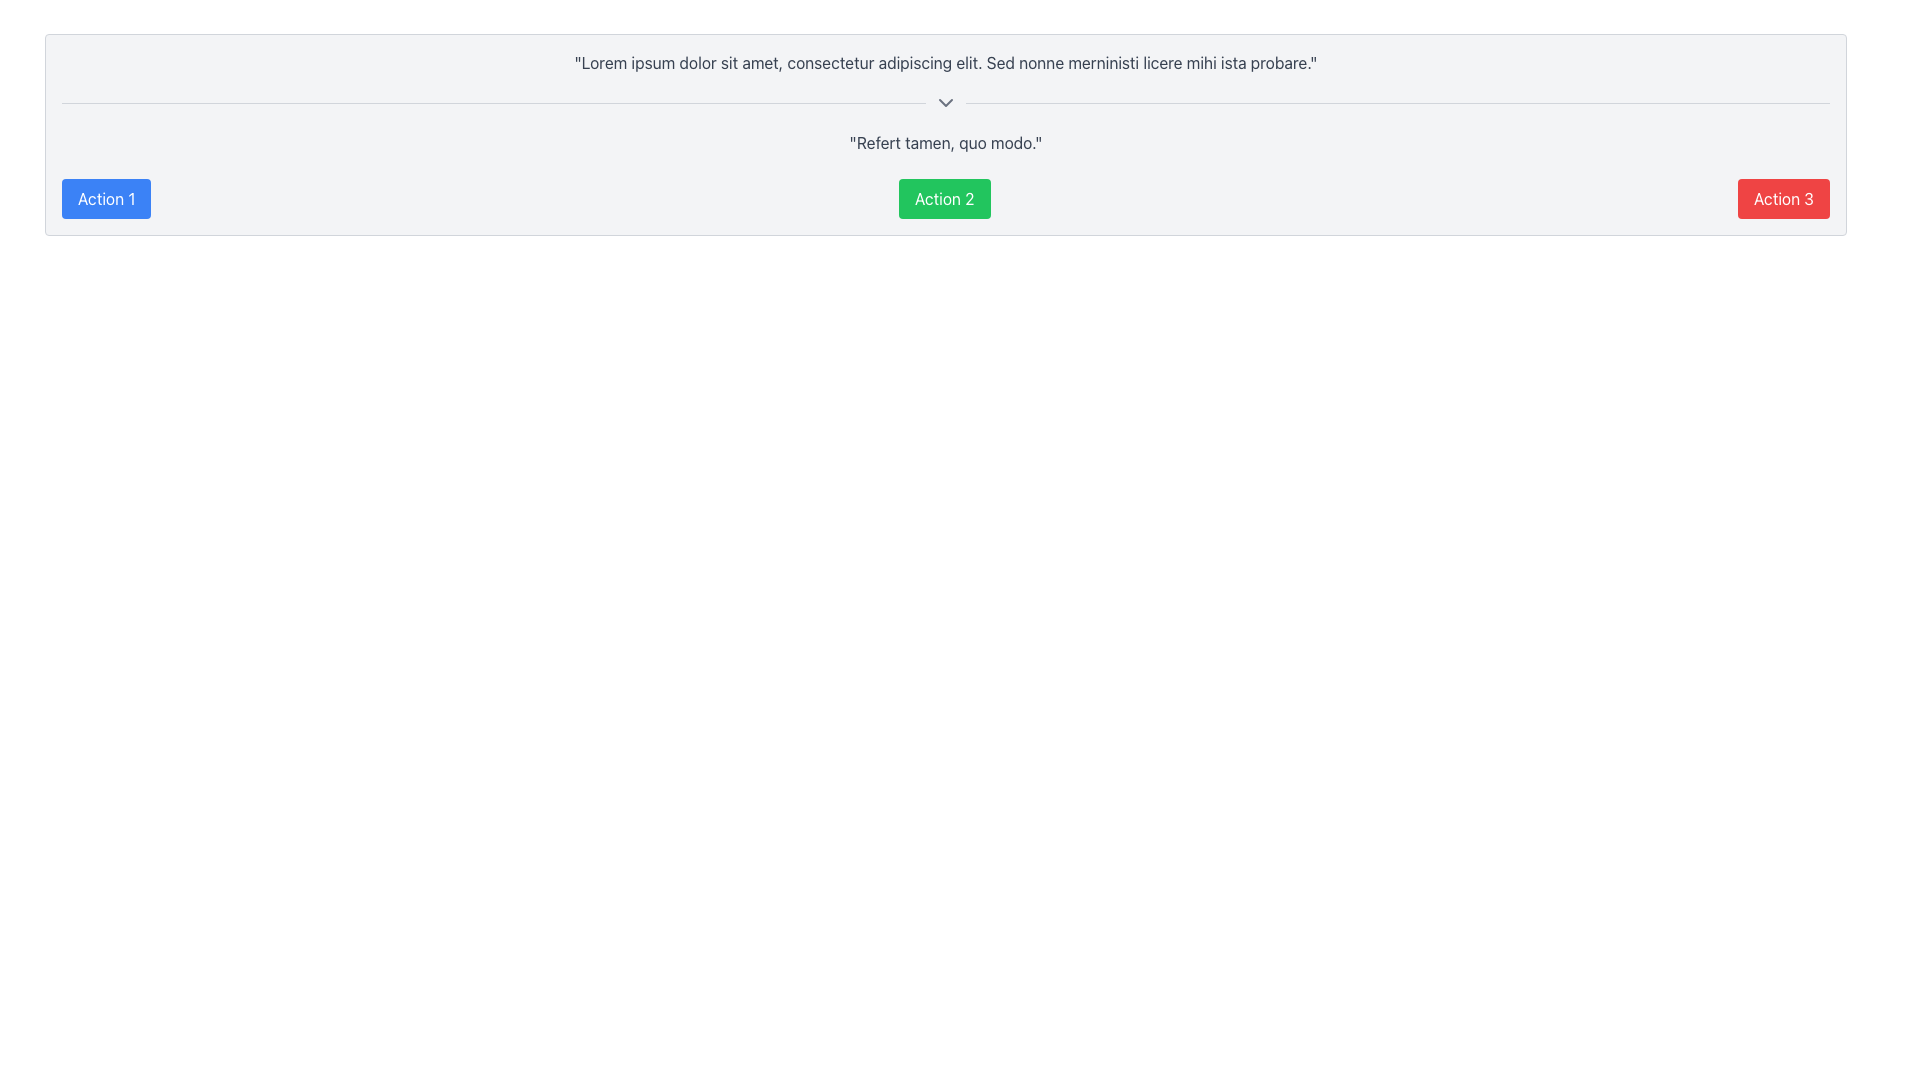 Image resolution: width=1920 pixels, height=1080 pixels. What do you see at coordinates (943, 199) in the screenshot?
I see `the second button labeled 'Action 2', which is positioned between 'Action 1' and 'Action 3' in a horizontal row` at bounding box center [943, 199].